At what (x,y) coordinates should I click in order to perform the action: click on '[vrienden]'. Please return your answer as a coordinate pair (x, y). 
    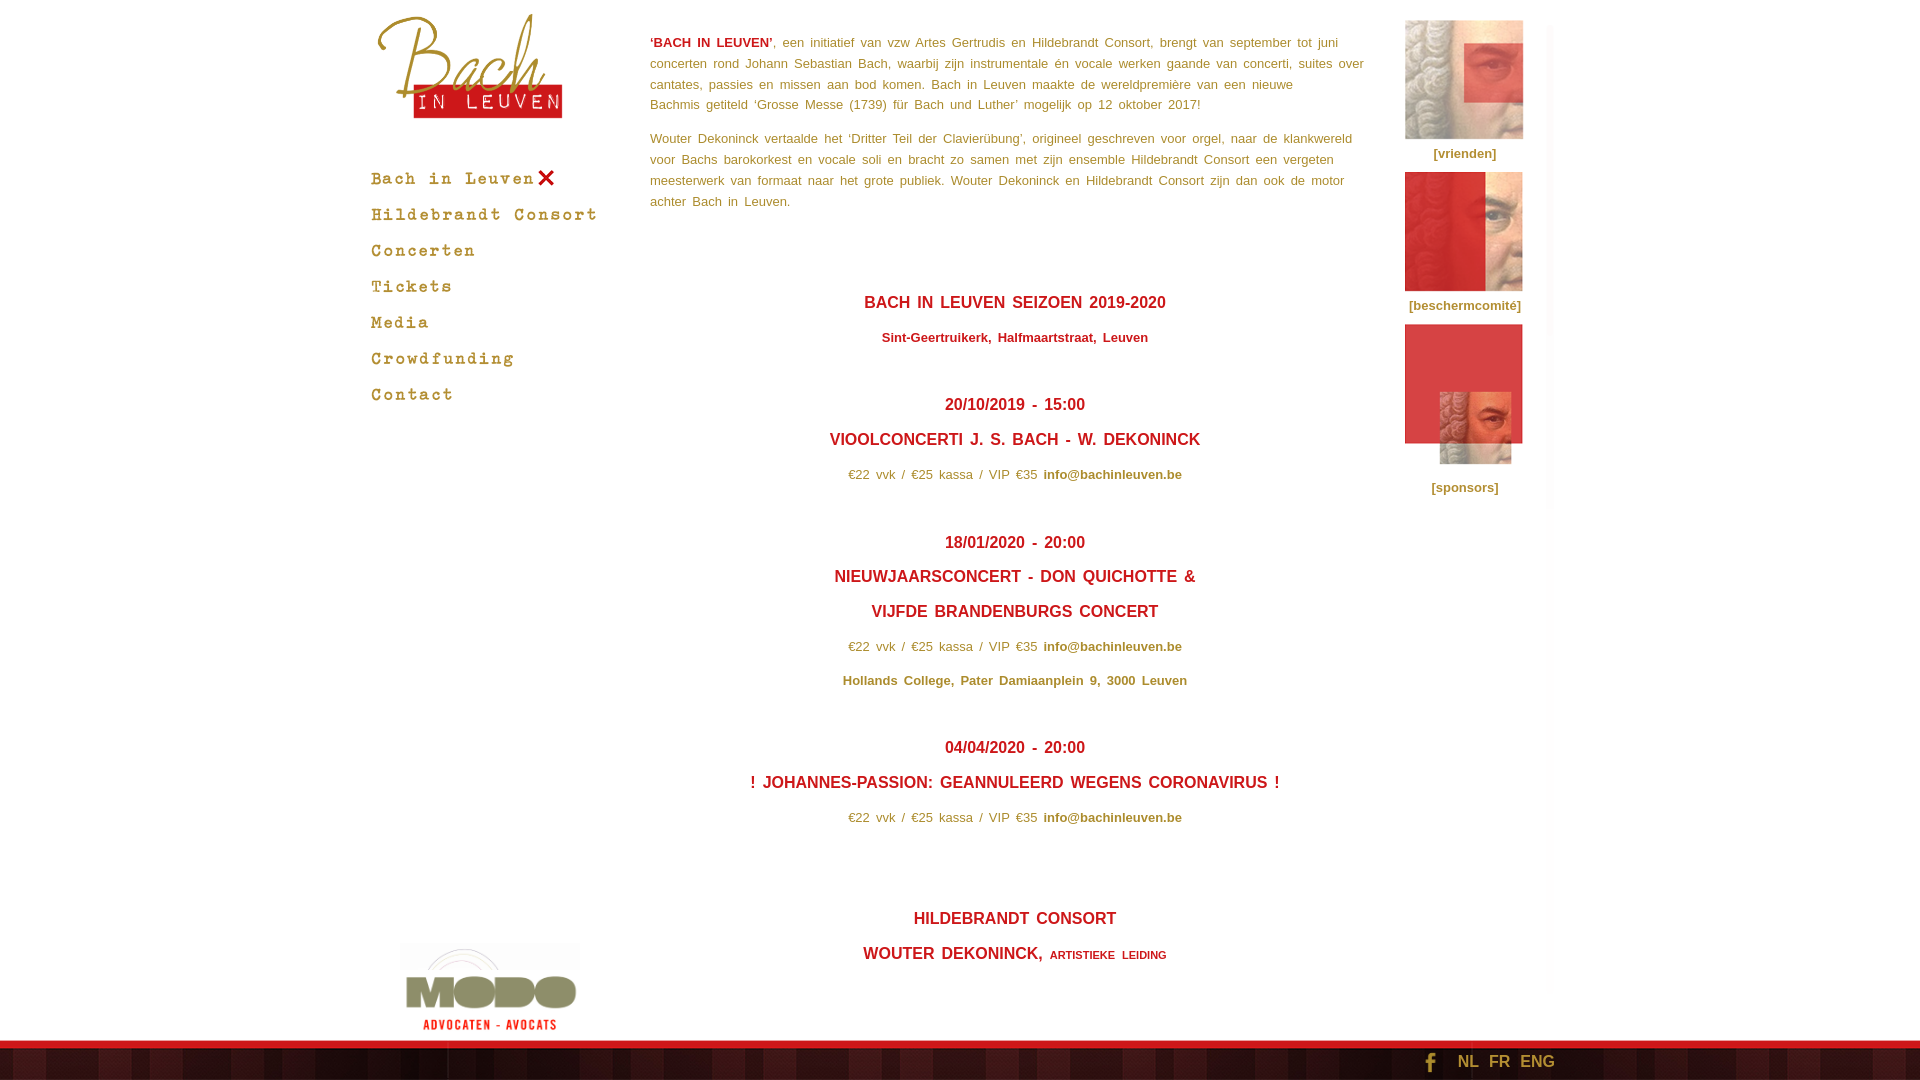
    Looking at the image, I should click on (1433, 152).